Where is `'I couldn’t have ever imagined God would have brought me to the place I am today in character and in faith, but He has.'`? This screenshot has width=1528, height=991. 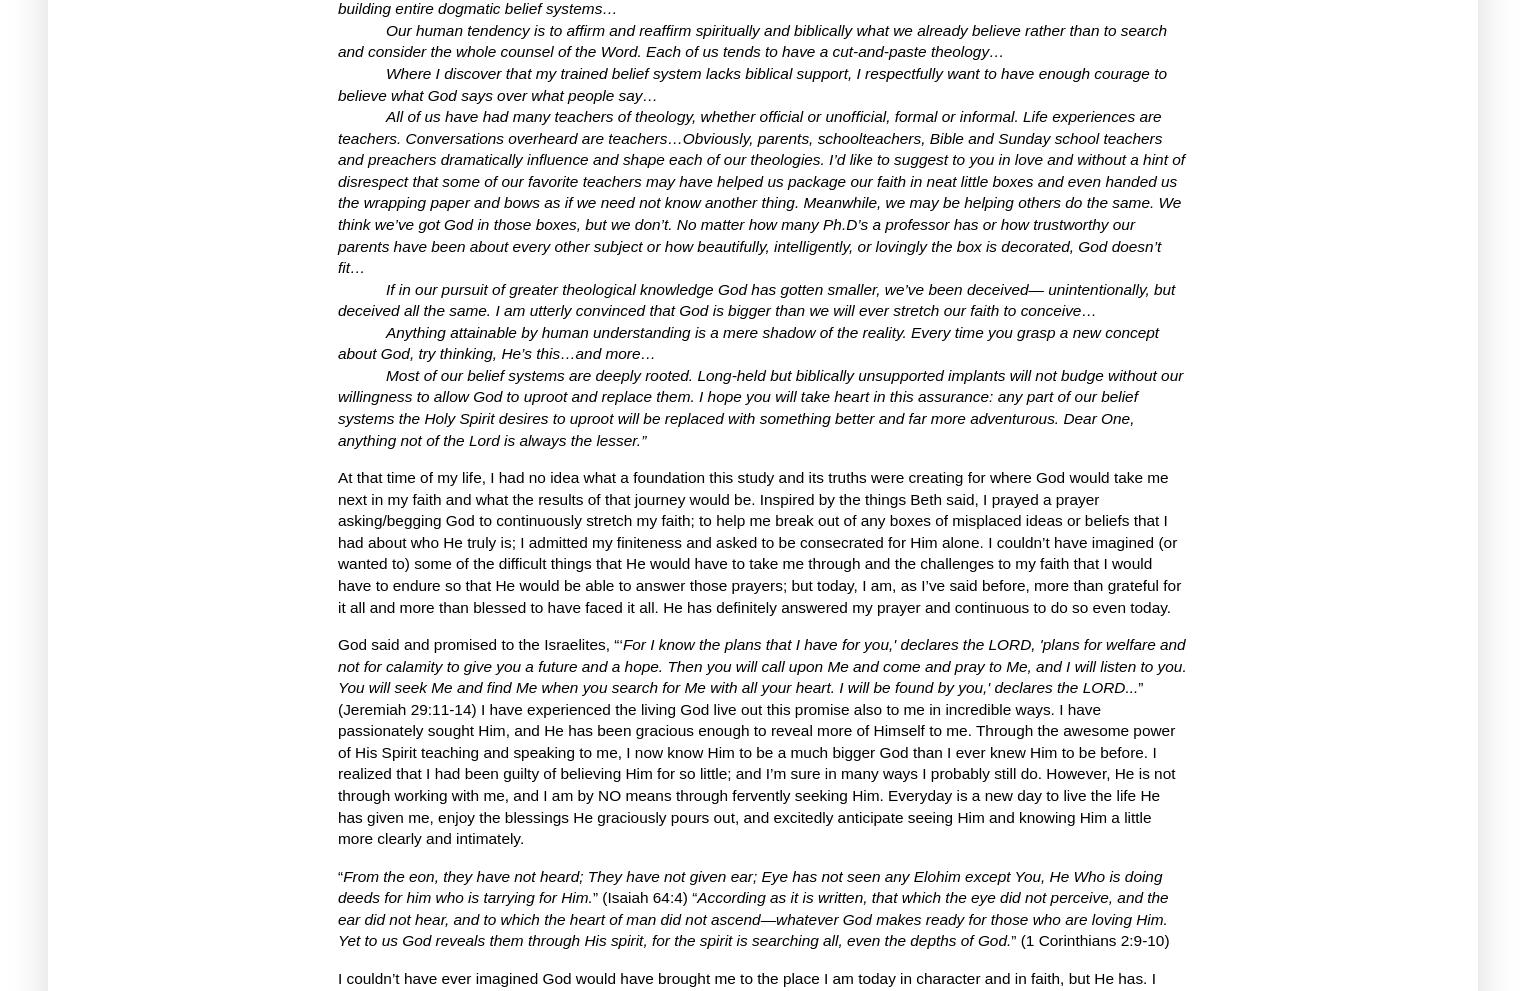 'I couldn’t have ever imagined God would have brought me to the place I am today in character and in faith, but He has.' is located at coordinates (741, 977).